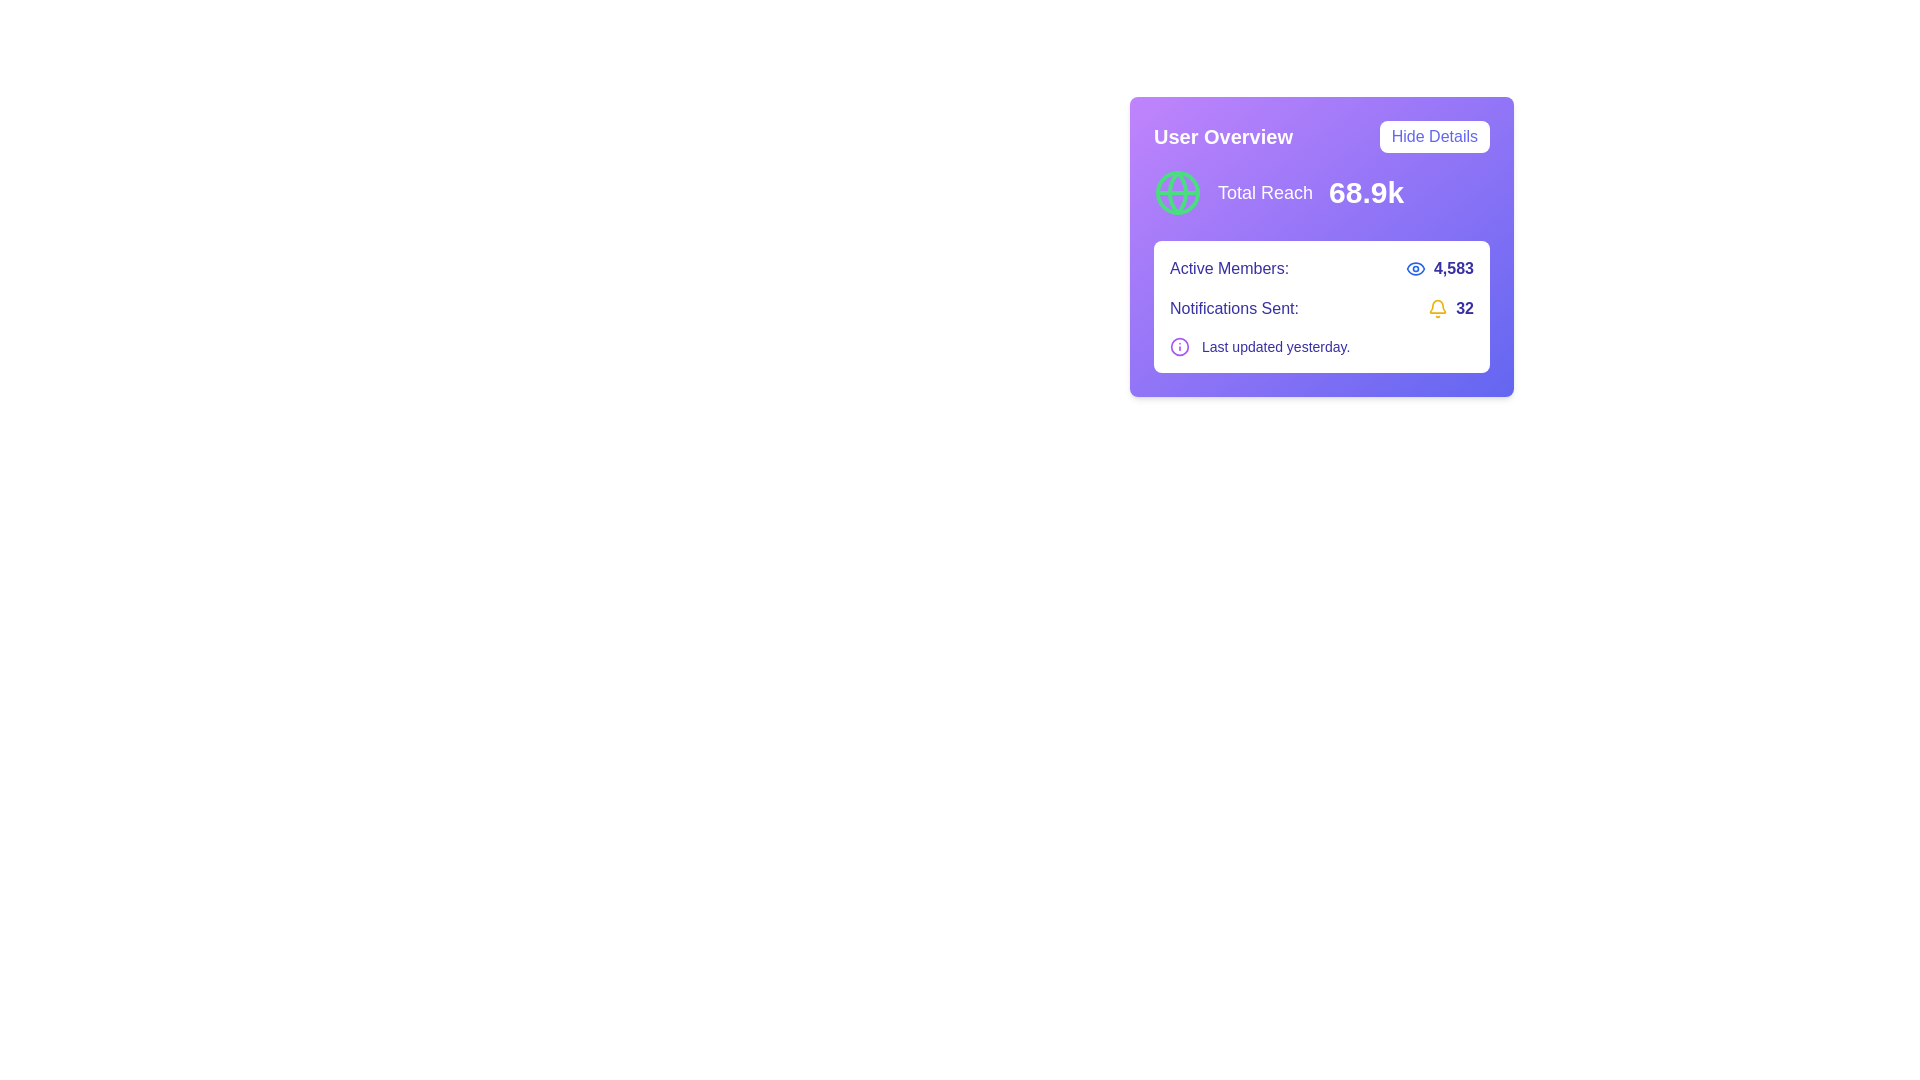  What do you see at coordinates (1321, 192) in the screenshot?
I see `the informational display showing 'Total Reach' with the value '68.9k', located below the 'User Overview' heading and to the left of the 'Hide Details' button` at bounding box center [1321, 192].